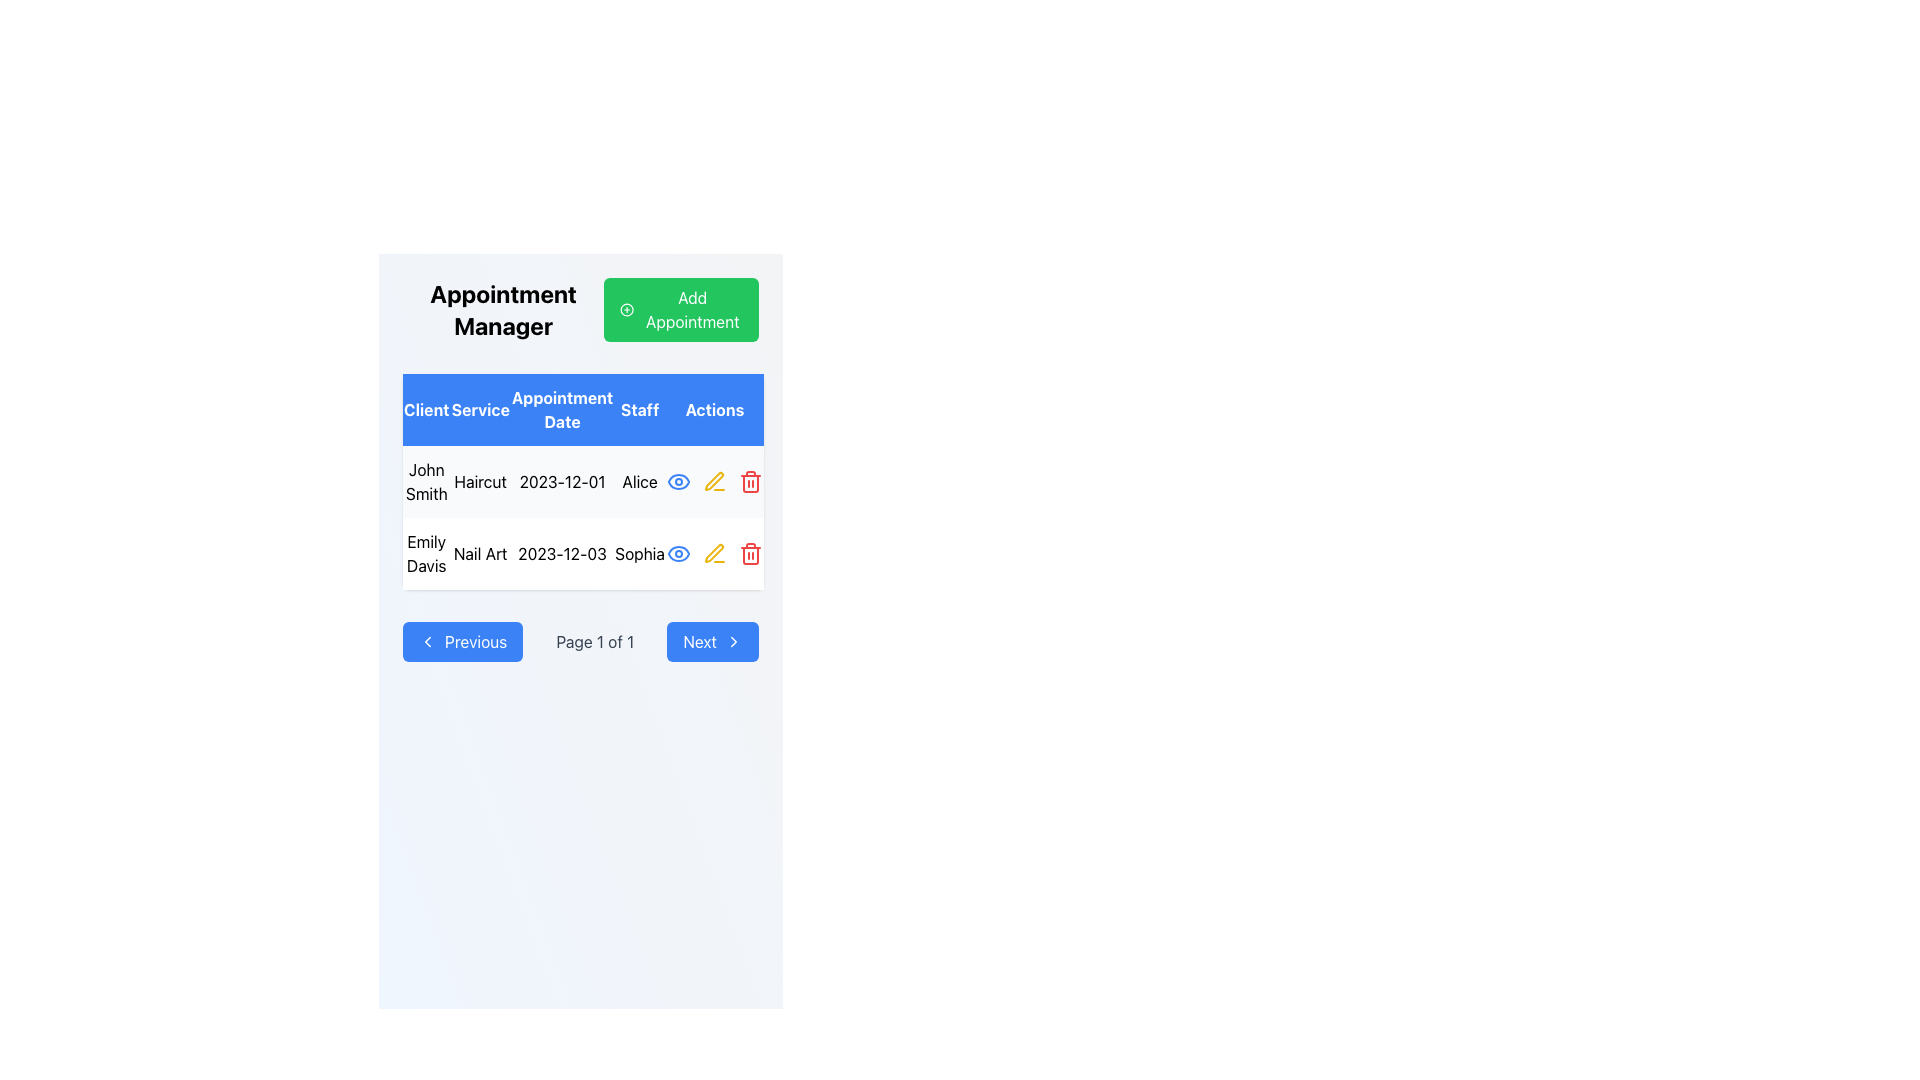  Describe the element at coordinates (714, 553) in the screenshot. I see `the yellow pen icon in the Actions column of the second row in the data table` at that location.